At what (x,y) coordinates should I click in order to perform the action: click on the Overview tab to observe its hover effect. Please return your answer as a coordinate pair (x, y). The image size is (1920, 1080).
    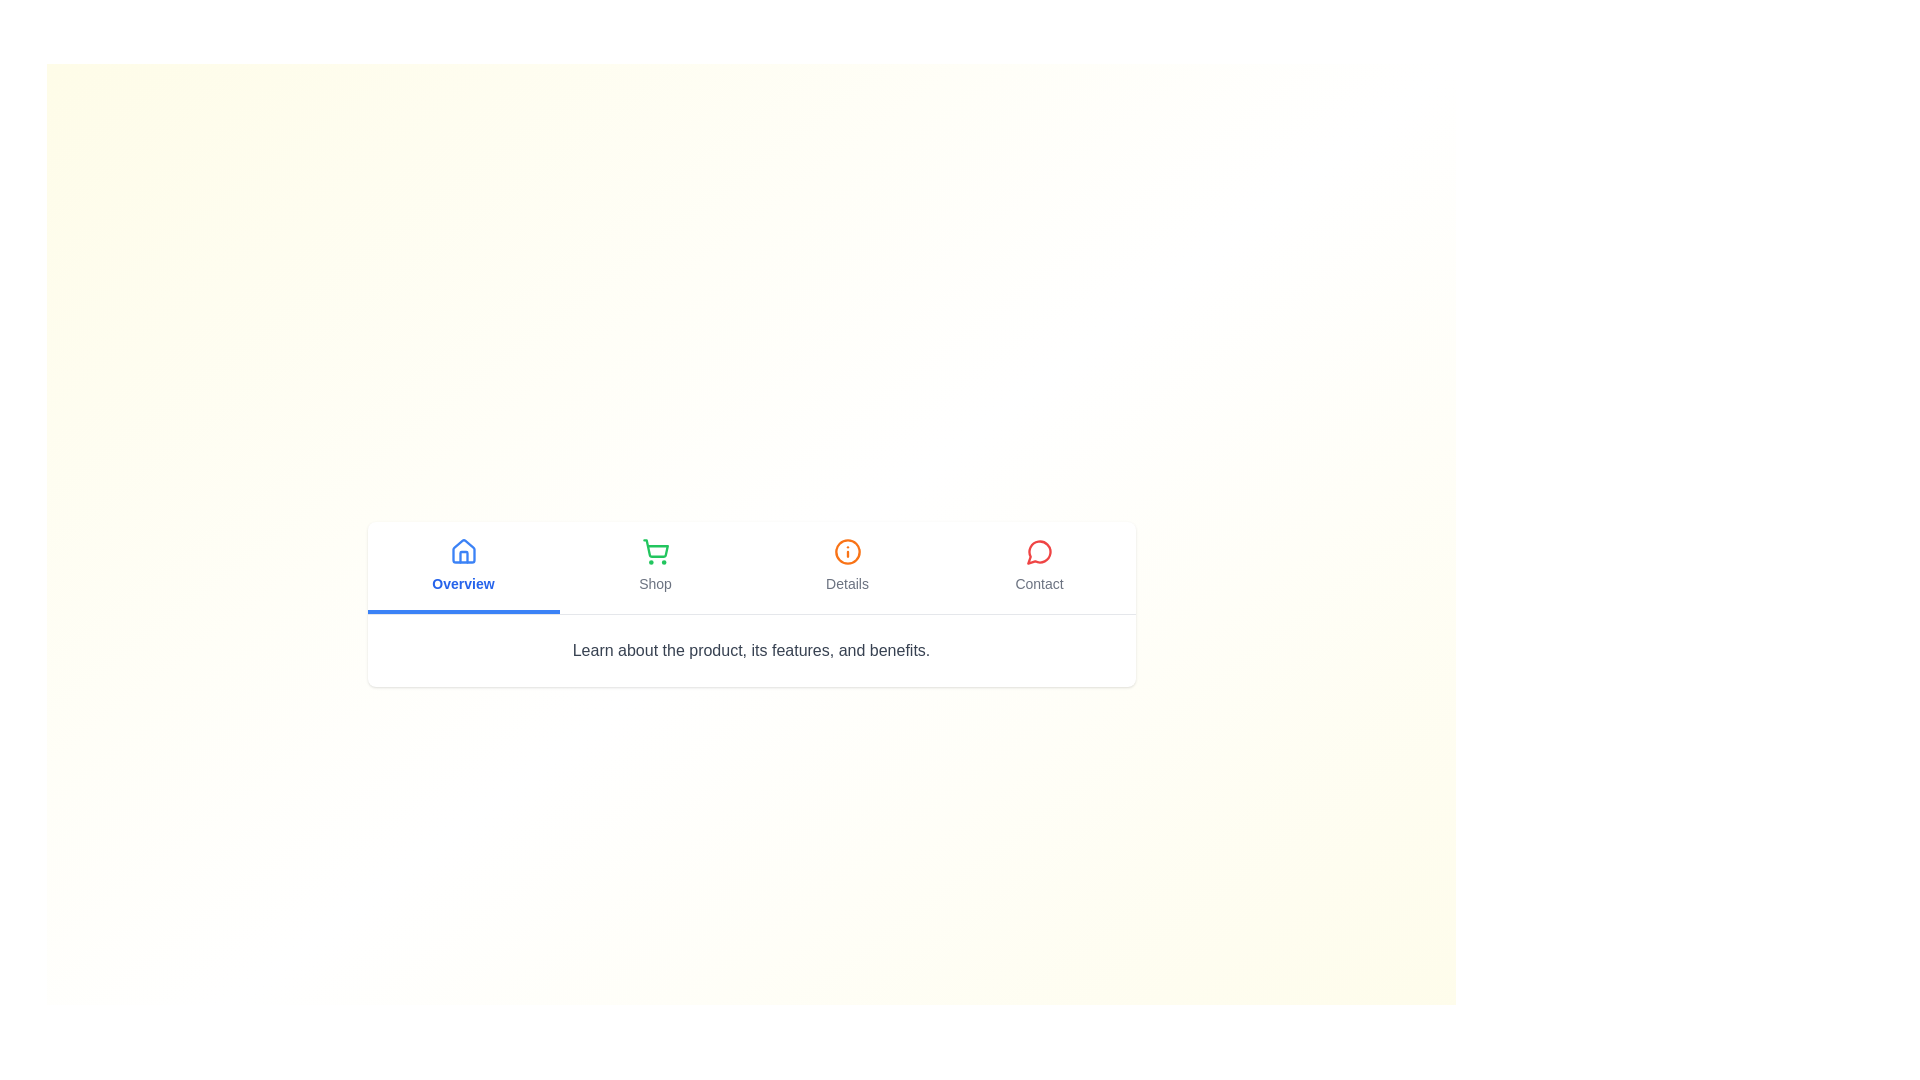
    Looking at the image, I should click on (462, 567).